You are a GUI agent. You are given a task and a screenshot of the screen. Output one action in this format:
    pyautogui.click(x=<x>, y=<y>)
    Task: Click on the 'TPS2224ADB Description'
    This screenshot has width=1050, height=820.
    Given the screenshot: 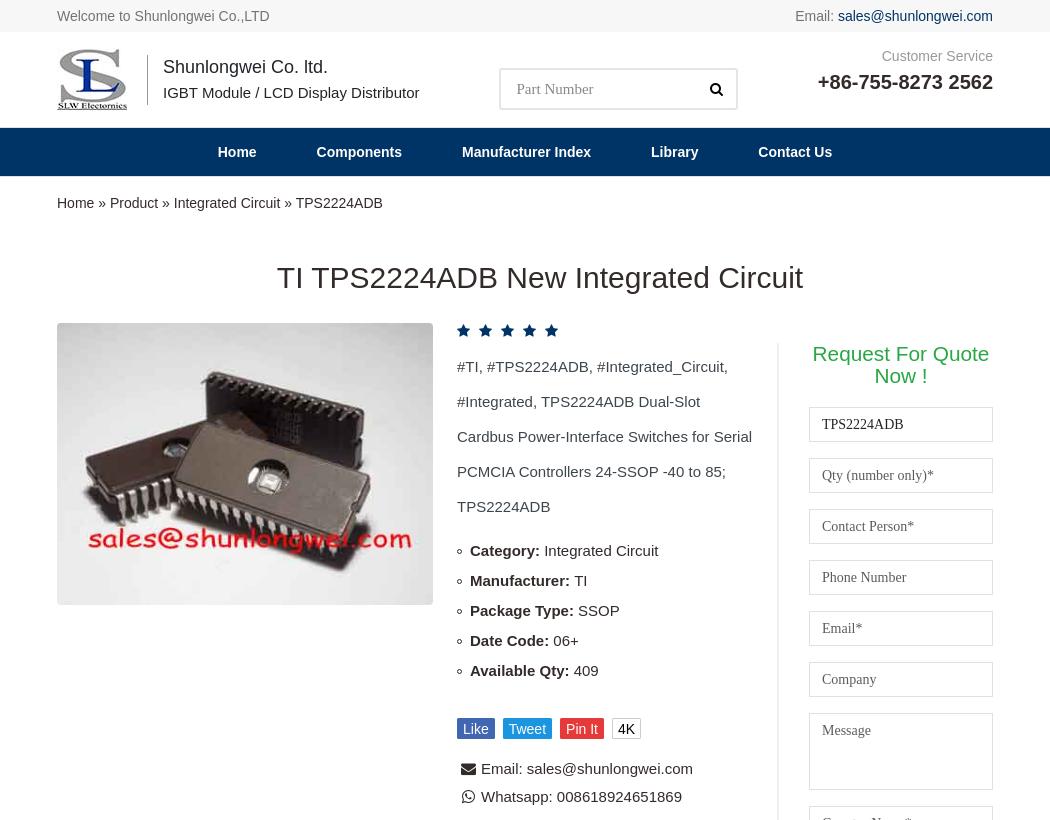 What is the action you would take?
    pyautogui.click(x=523, y=552)
    